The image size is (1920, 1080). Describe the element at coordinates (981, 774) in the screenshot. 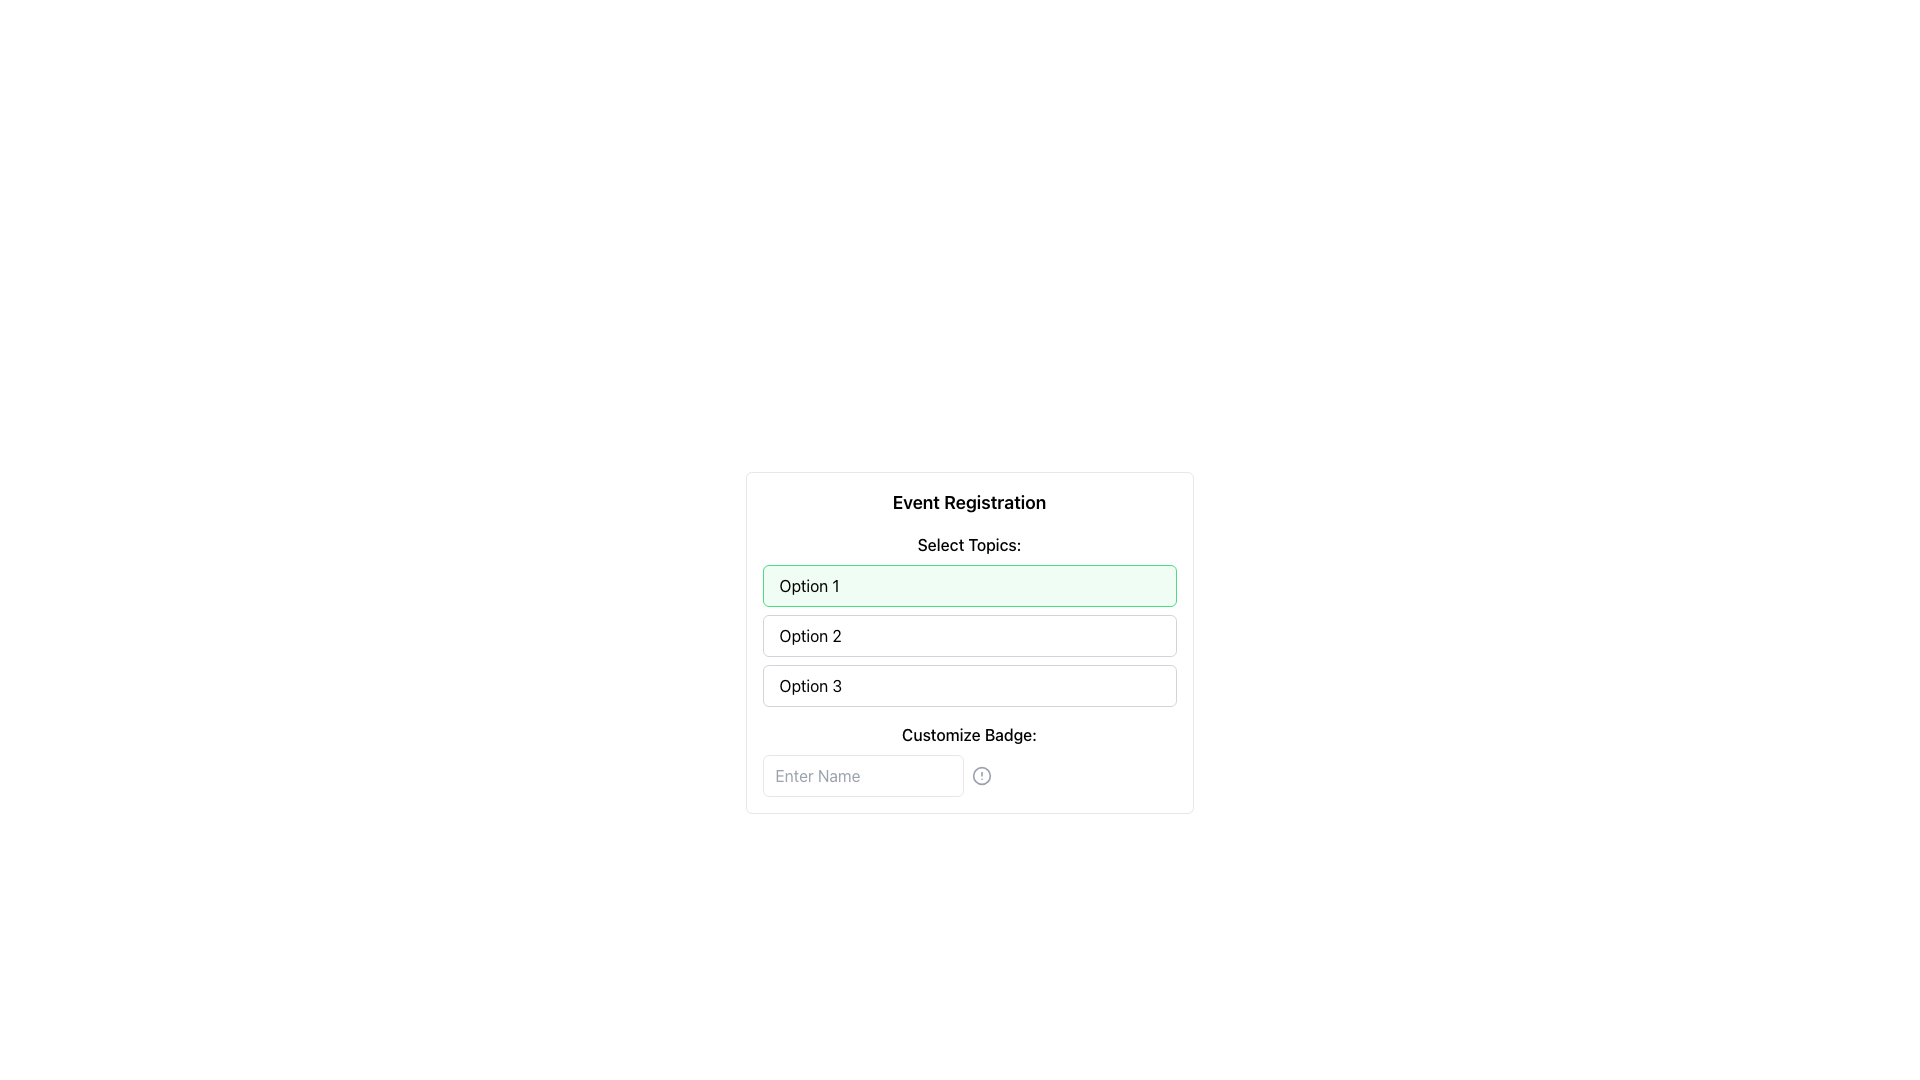

I see `the circular alert icon outlined in gray, which is located adjacent to the right of the 'Enter Name' text input field` at that location.